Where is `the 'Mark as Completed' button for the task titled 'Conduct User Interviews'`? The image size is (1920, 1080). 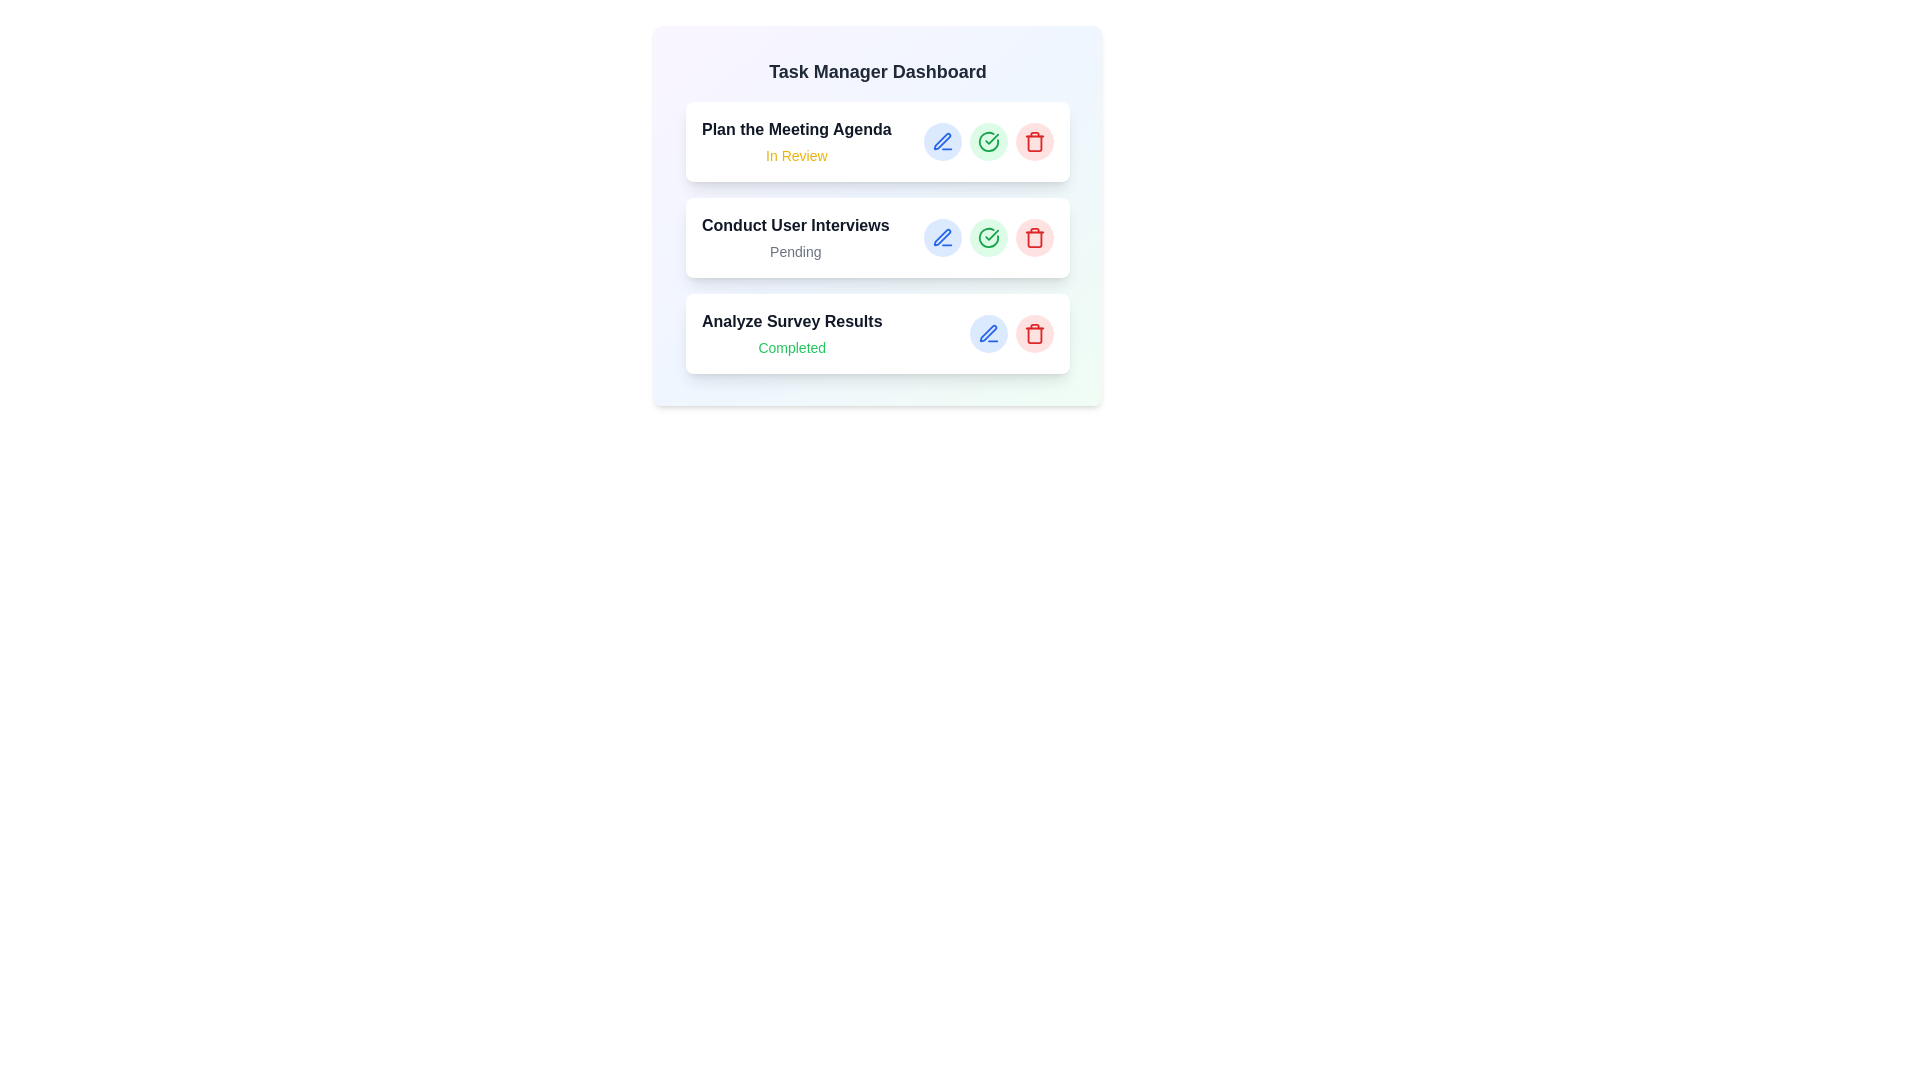
the 'Mark as Completed' button for the task titled 'Conduct User Interviews' is located at coordinates (988, 237).